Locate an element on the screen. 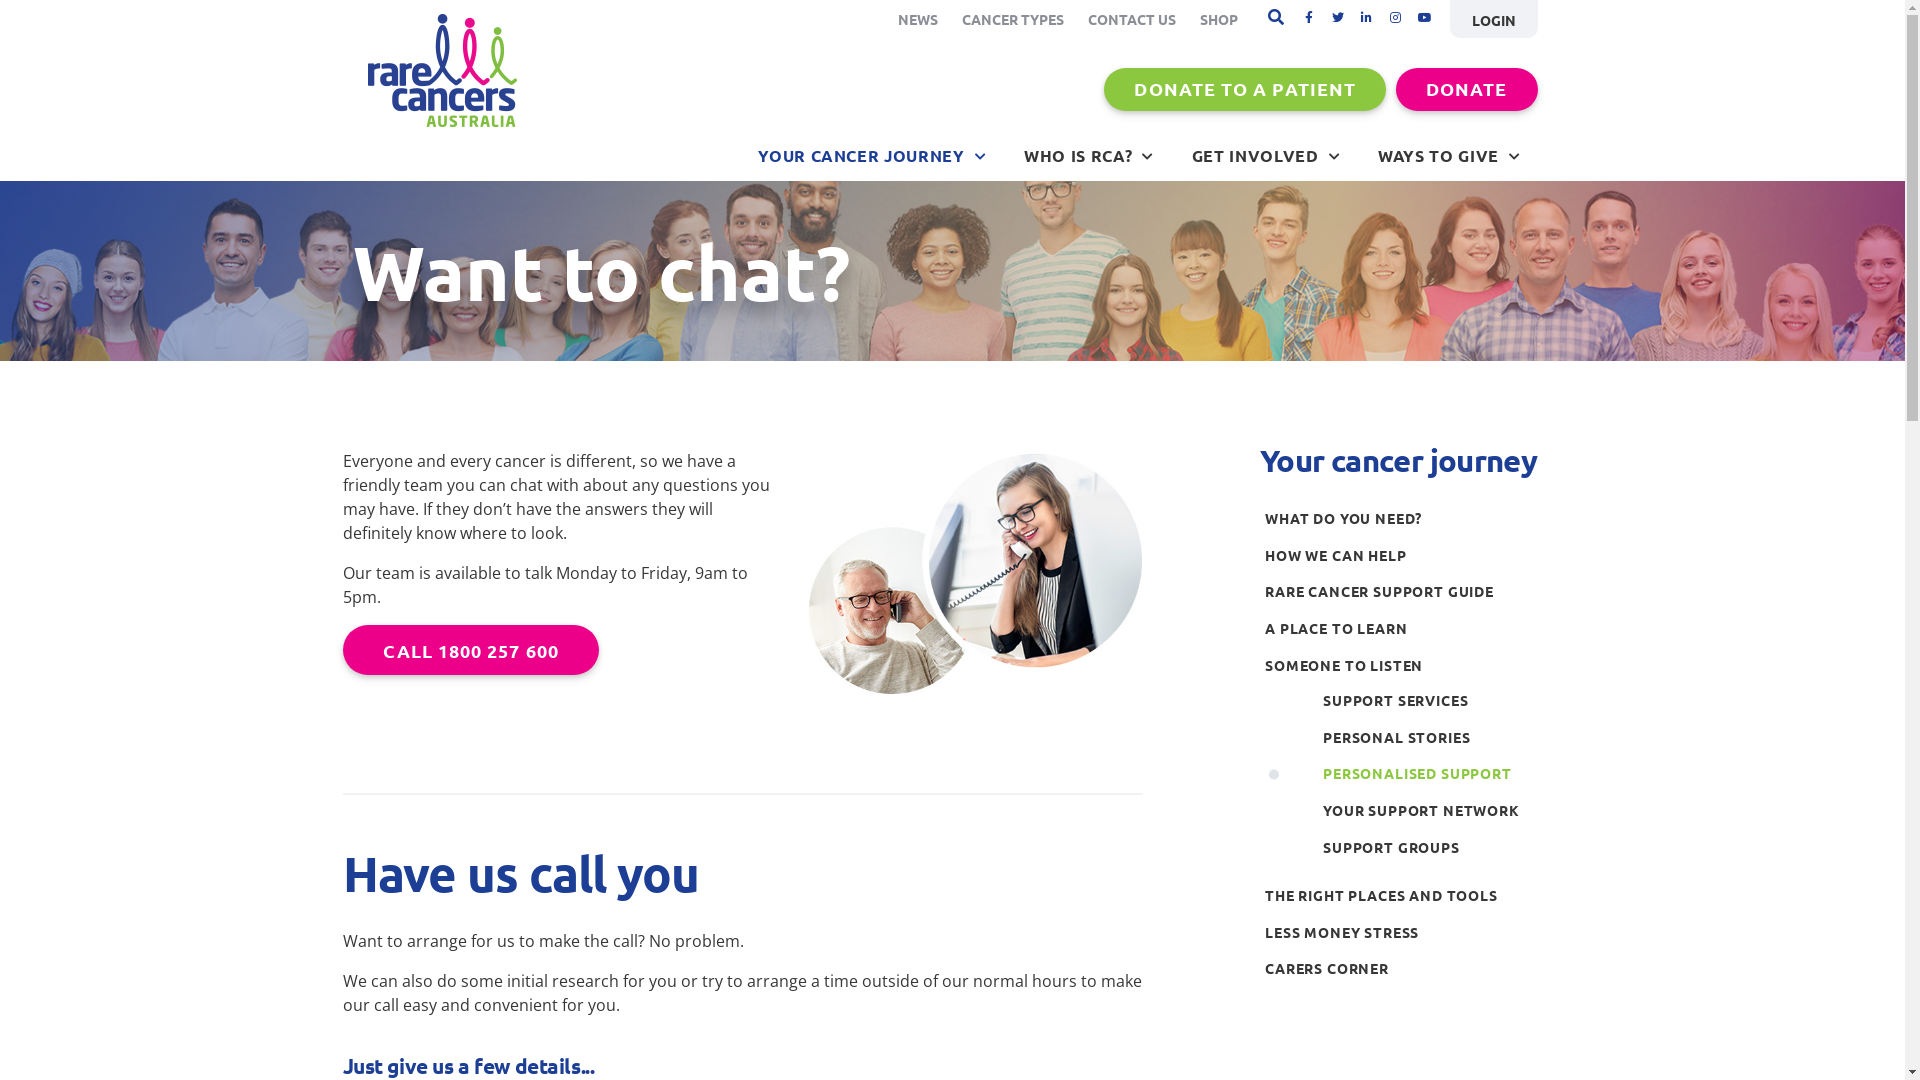 Image resolution: width=1920 pixels, height=1080 pixels. 'RARE CANCER SUPPORT GUIDE' is located at coordinates (1405, 590).